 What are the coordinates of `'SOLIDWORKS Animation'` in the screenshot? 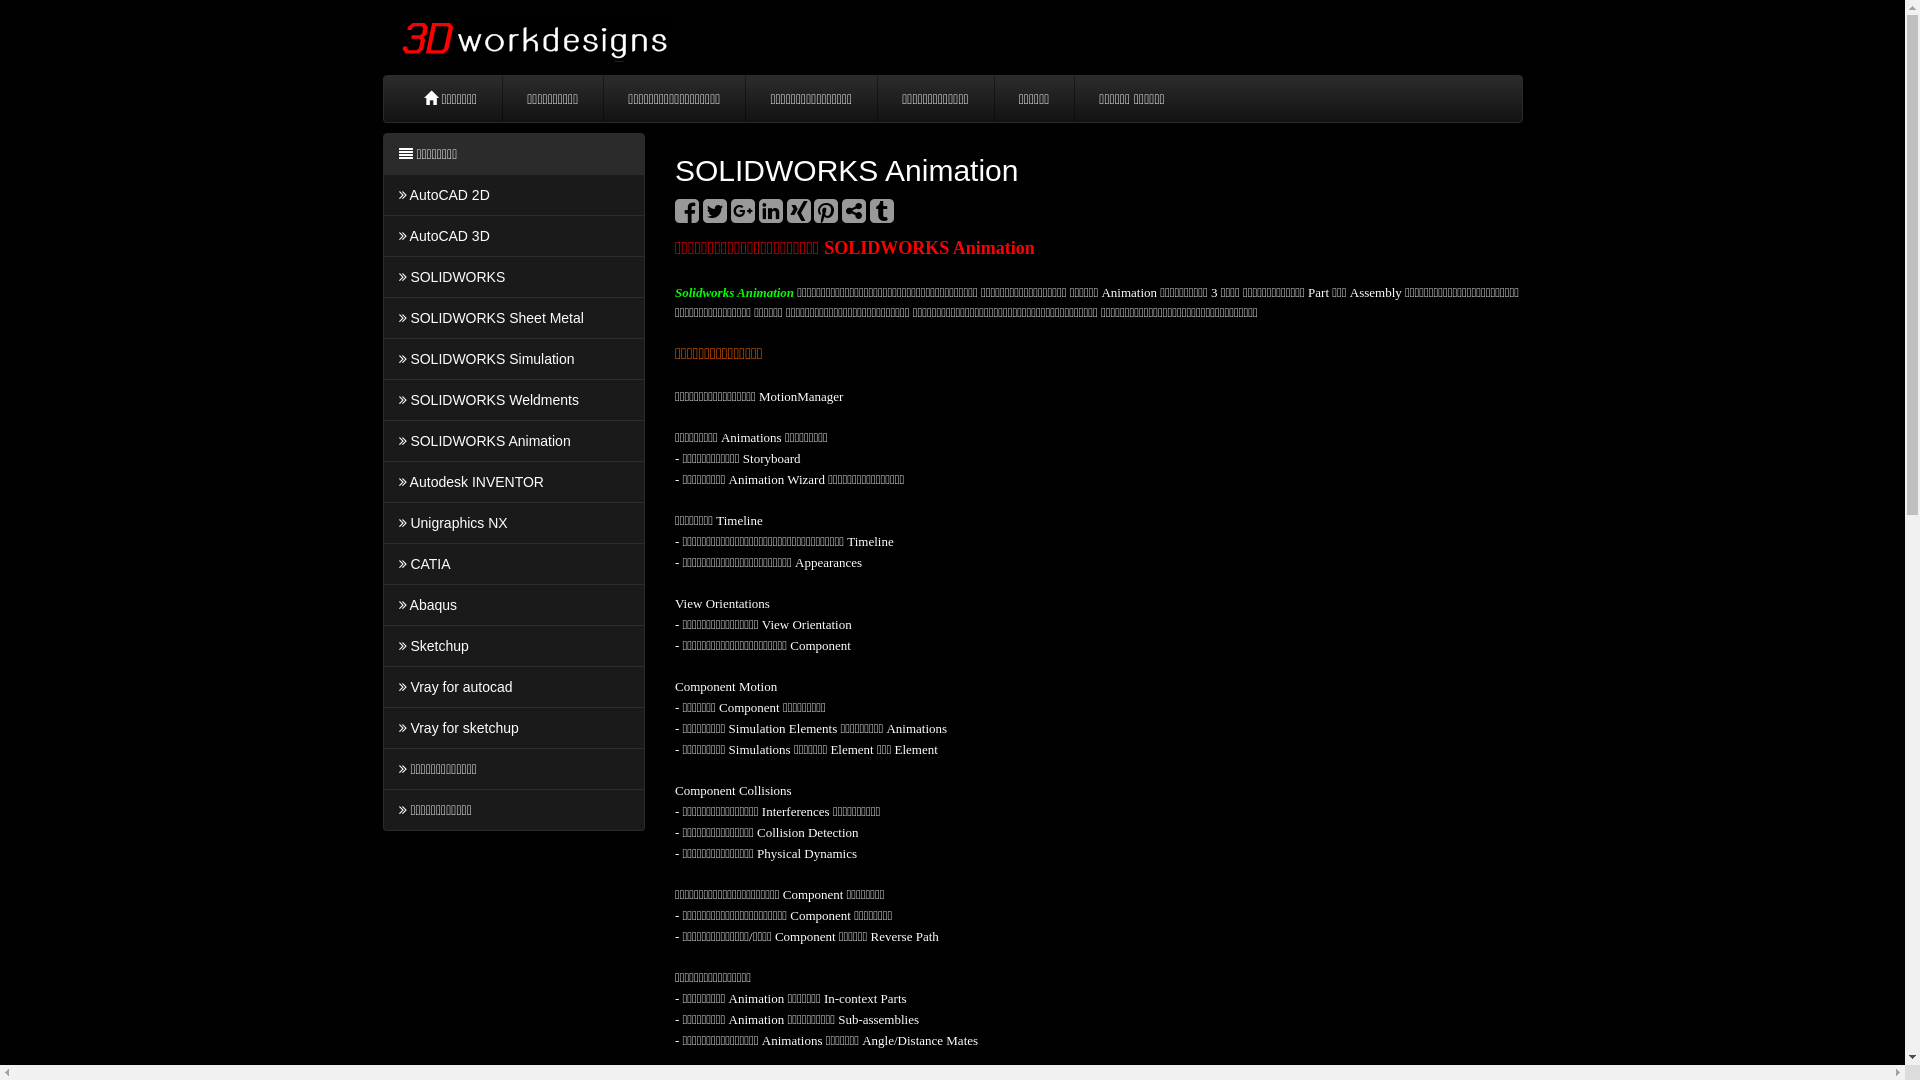 It's located at (513, 439).